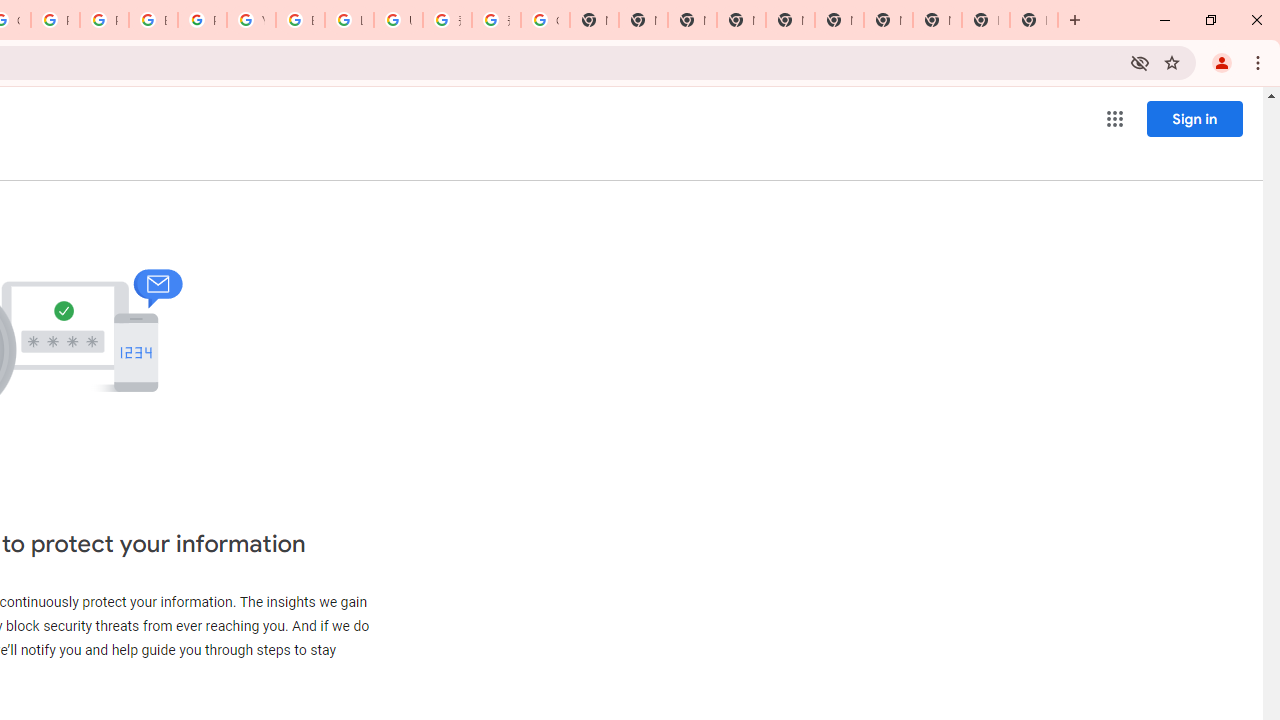 This screenshot has height=720, width=1280. Describe the element at coordinates (1034, 20) in the screenshot. I see `'New Tab'` at that location.